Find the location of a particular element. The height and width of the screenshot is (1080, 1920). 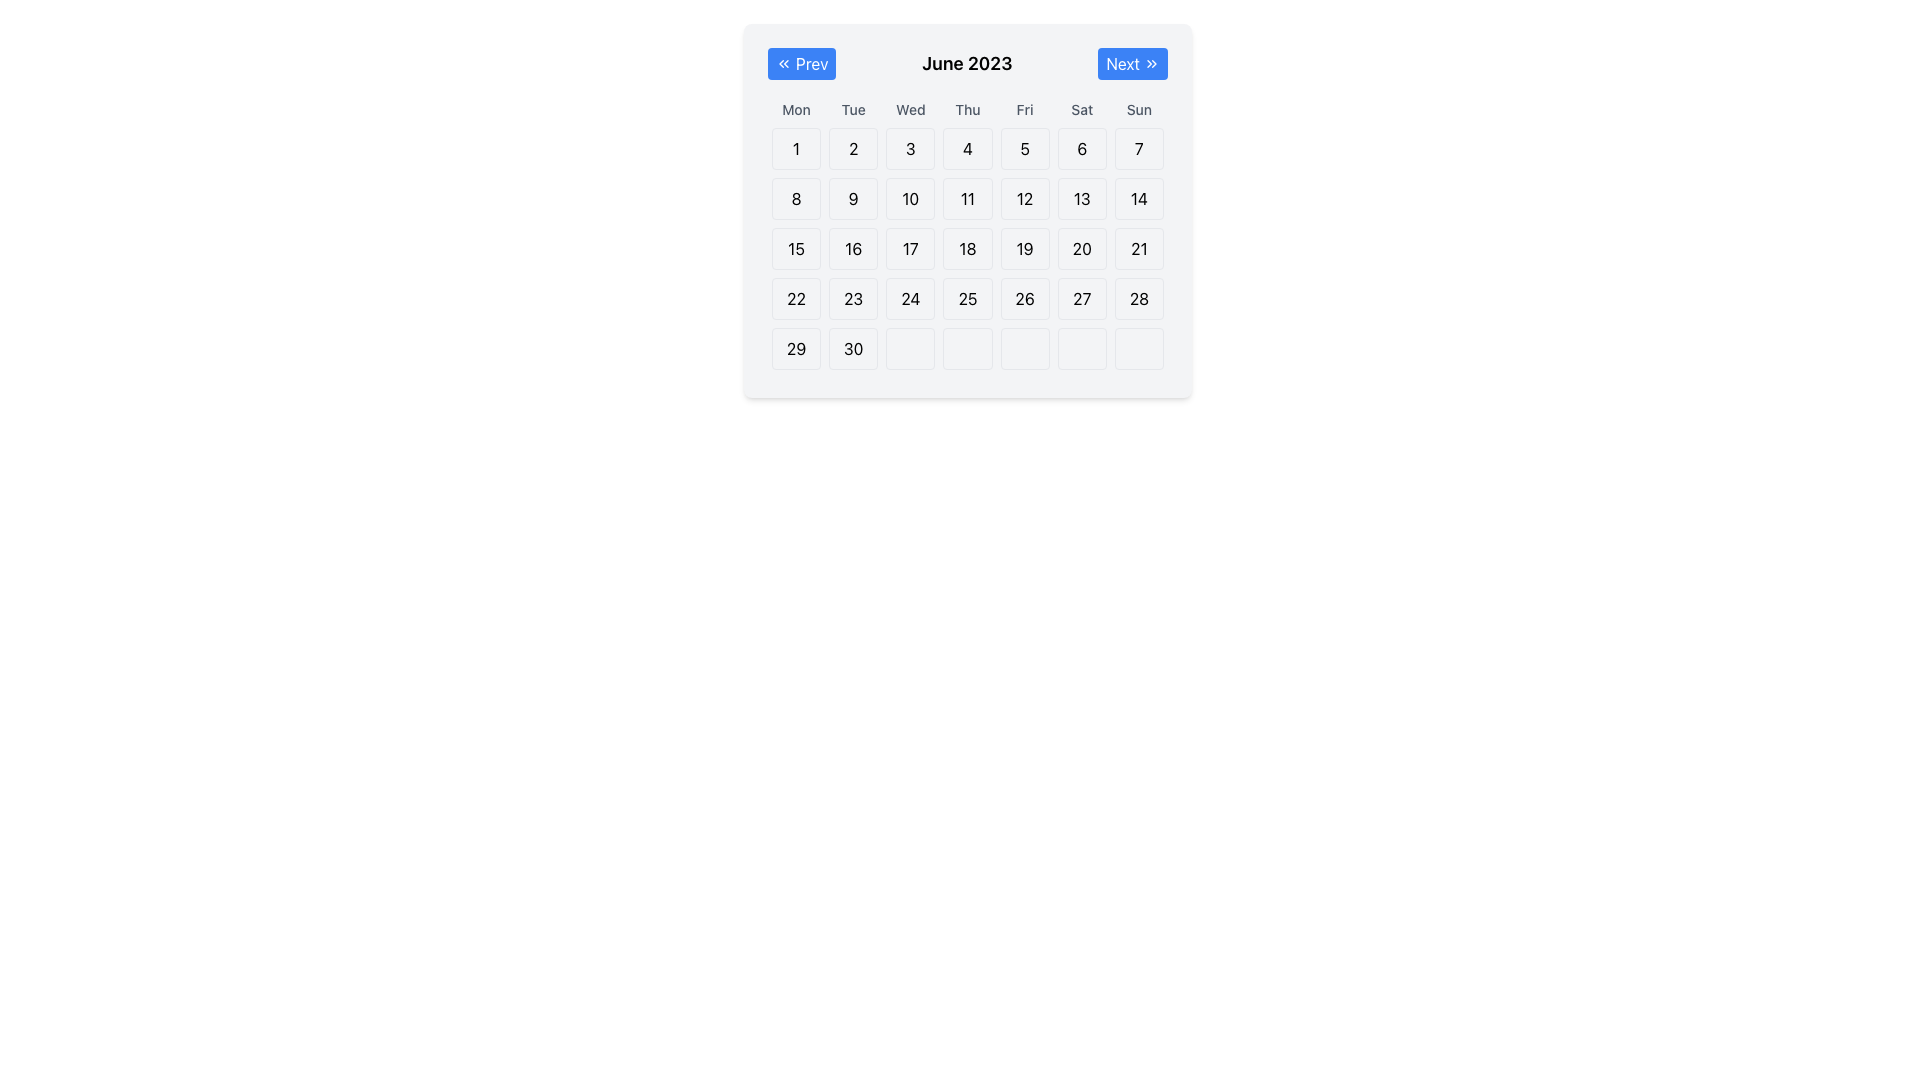

the date selection button representing the date '1' in the calendar component is located at coordinates (795, 148).